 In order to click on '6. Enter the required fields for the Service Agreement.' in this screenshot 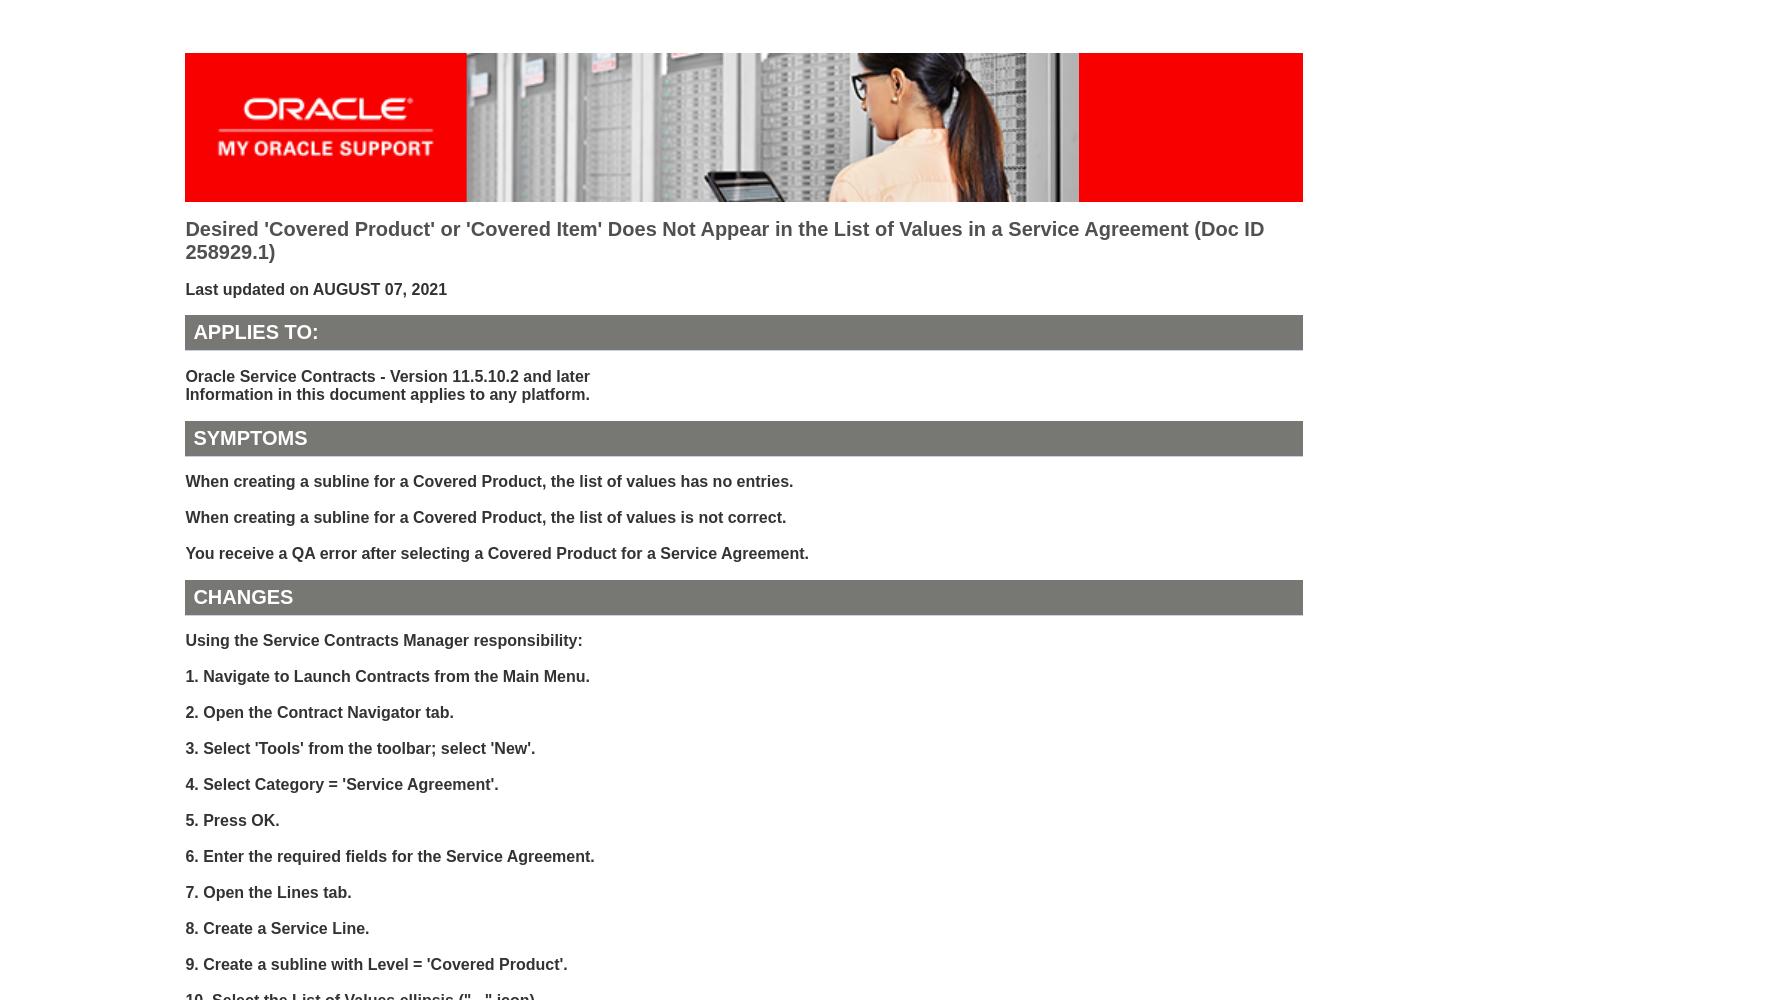, I will do `click(389, 855)`.